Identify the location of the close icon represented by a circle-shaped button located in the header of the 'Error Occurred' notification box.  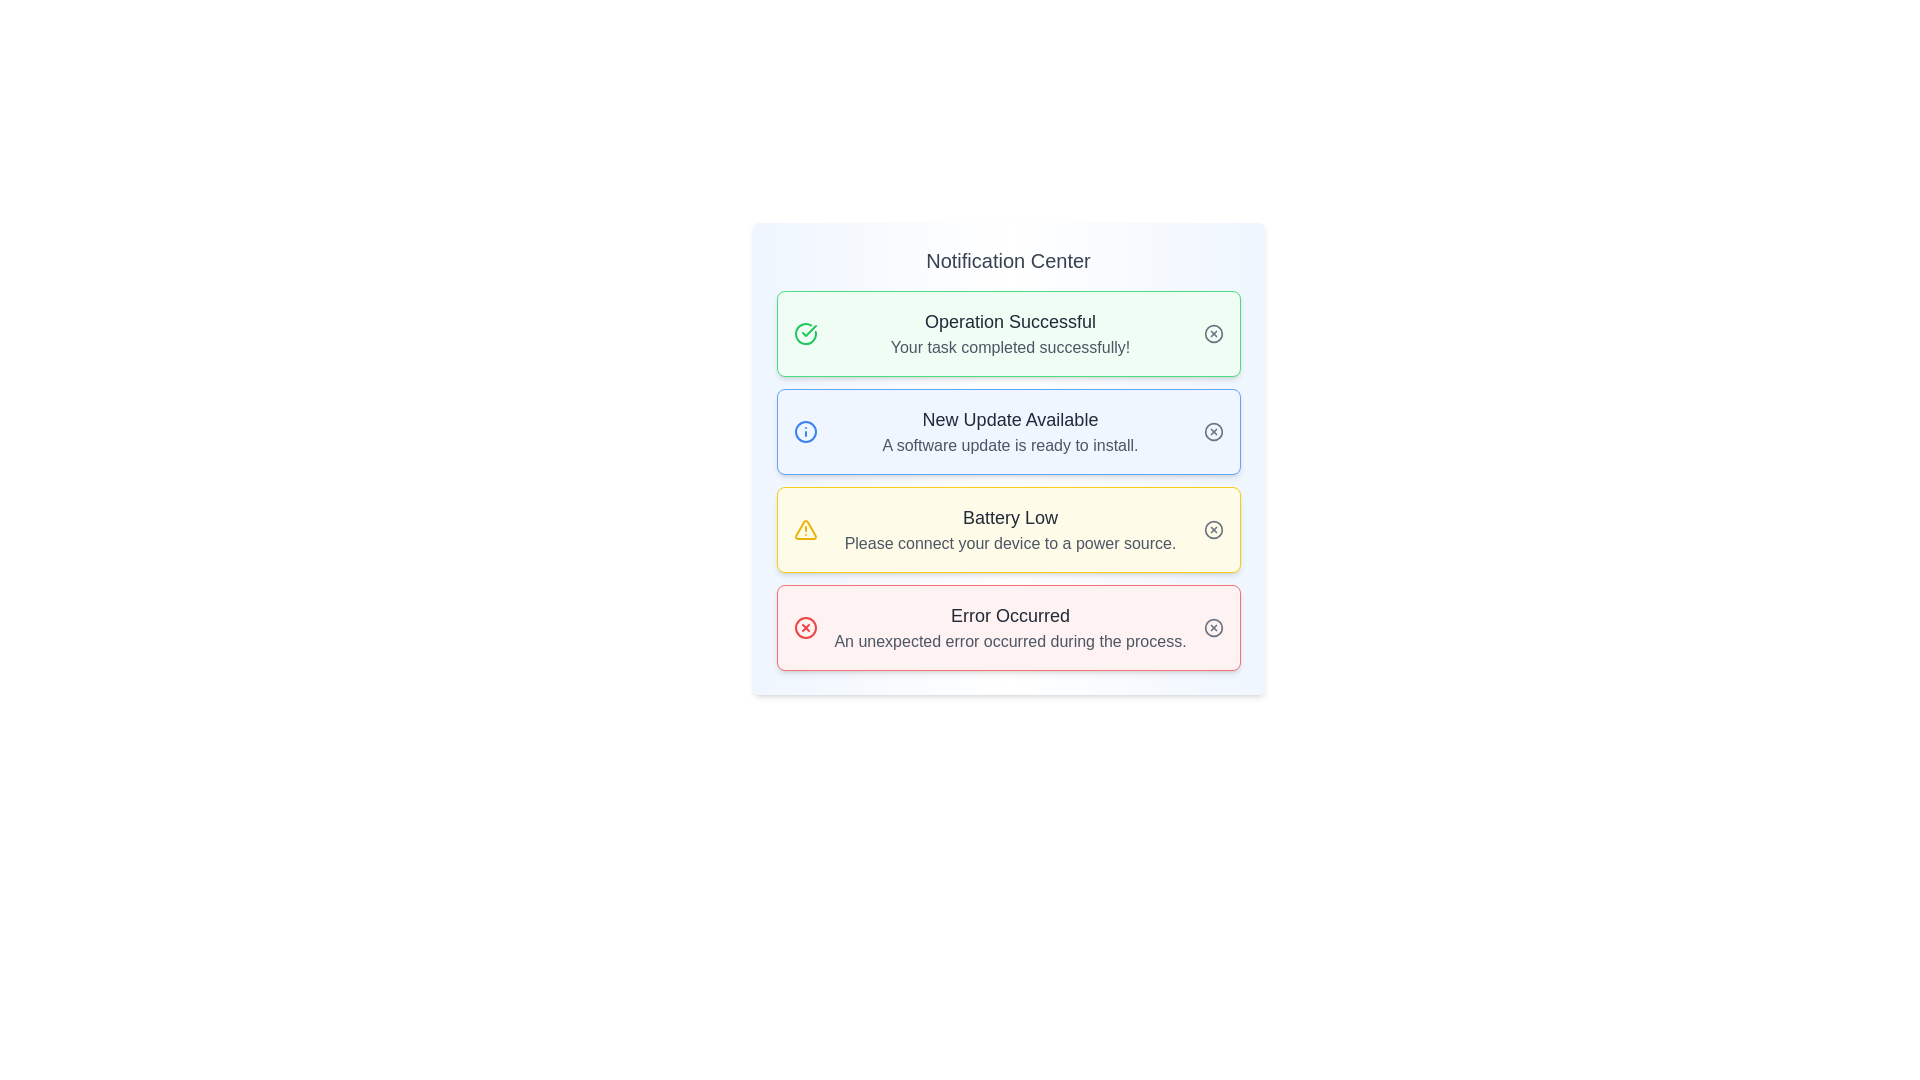
(1212, 627).